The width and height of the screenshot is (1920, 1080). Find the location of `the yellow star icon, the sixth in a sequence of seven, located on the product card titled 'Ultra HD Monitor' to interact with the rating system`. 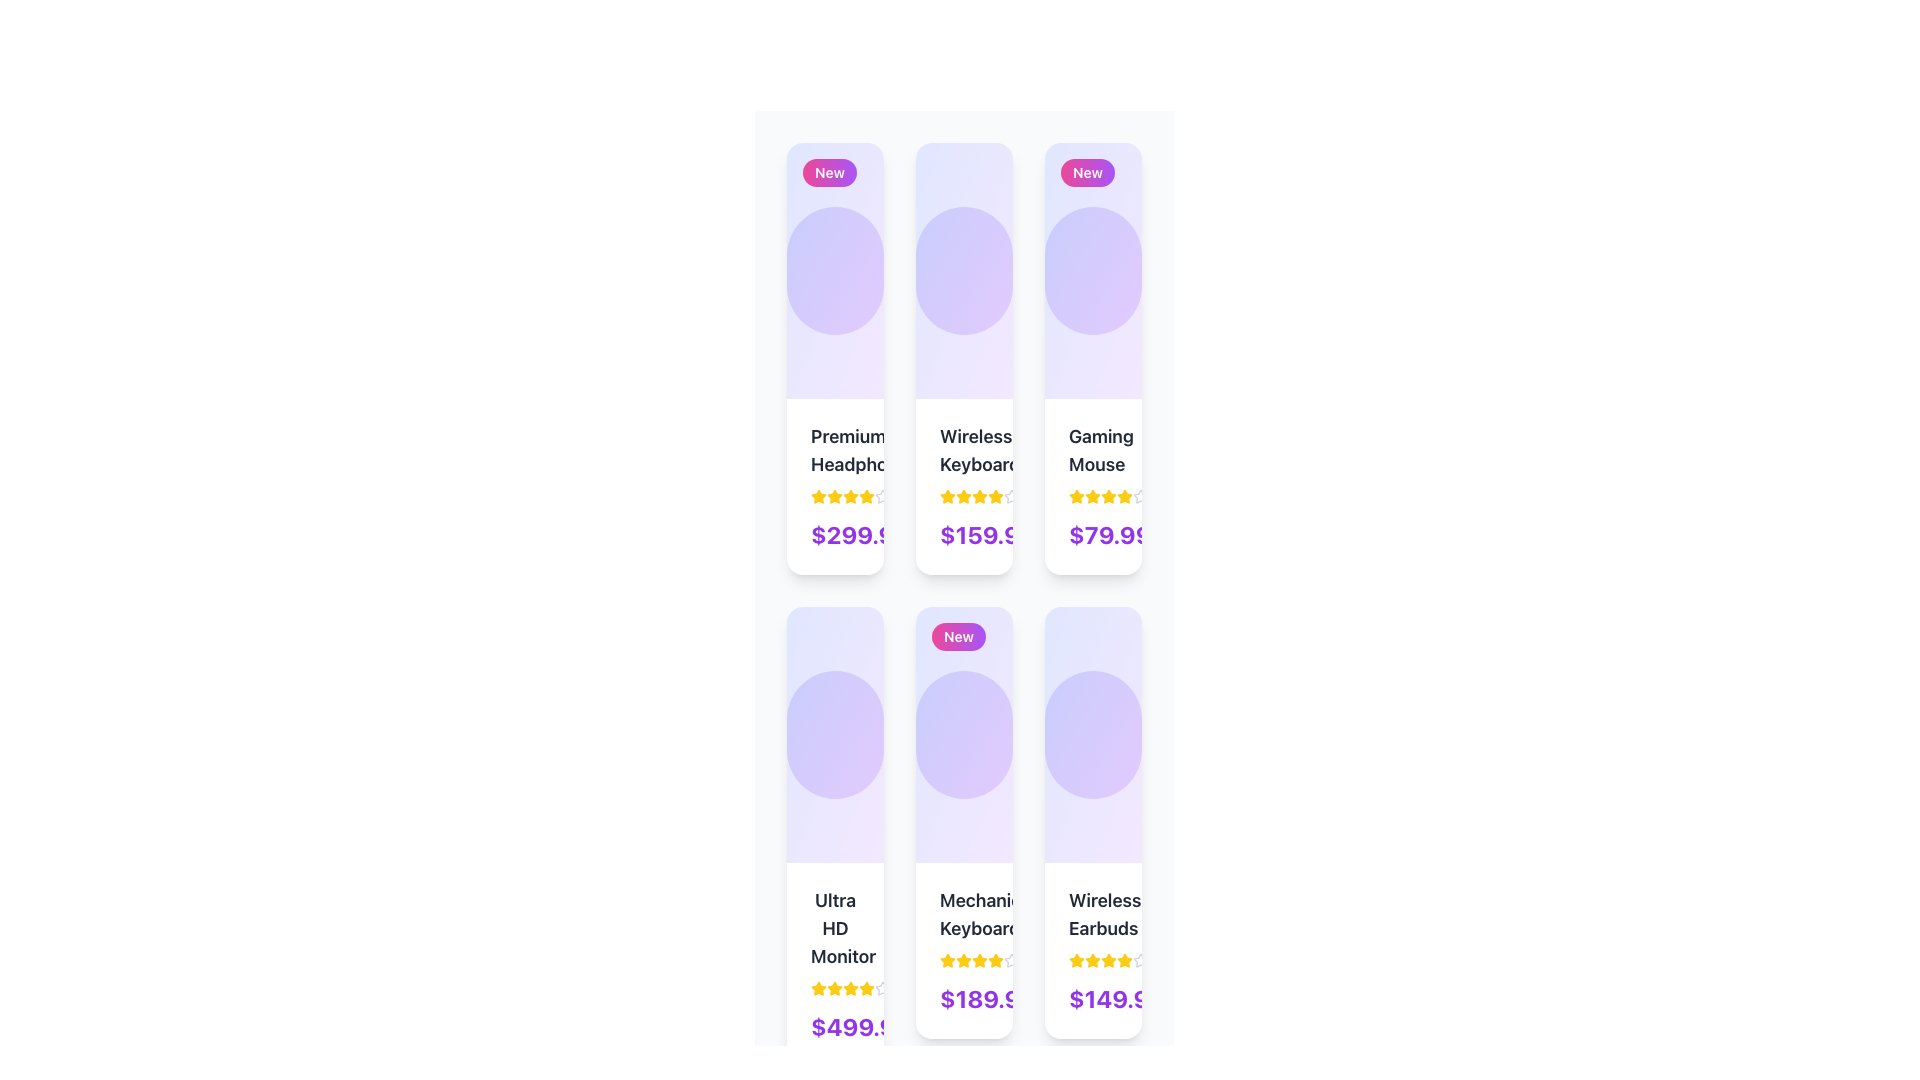

the yellow star icon, the sixth in a sequence of seven, located on the product card titled 'Ultra HD Monitor' to interact with the rating system is located at coordinates (867, 987).